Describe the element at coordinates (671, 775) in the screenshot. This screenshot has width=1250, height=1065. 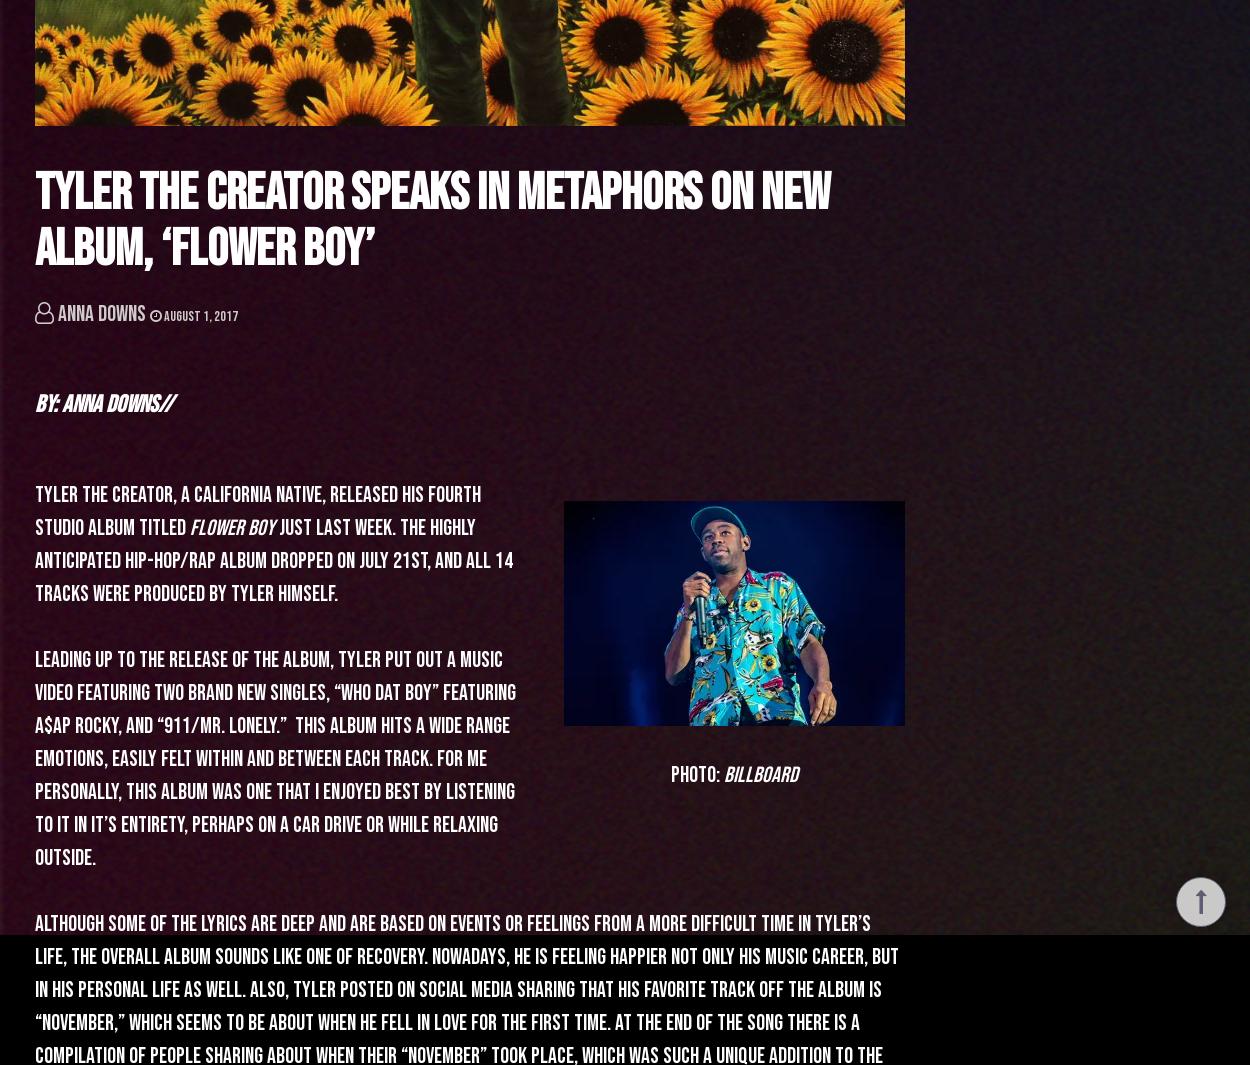
I see `'Photo:'` at that location.